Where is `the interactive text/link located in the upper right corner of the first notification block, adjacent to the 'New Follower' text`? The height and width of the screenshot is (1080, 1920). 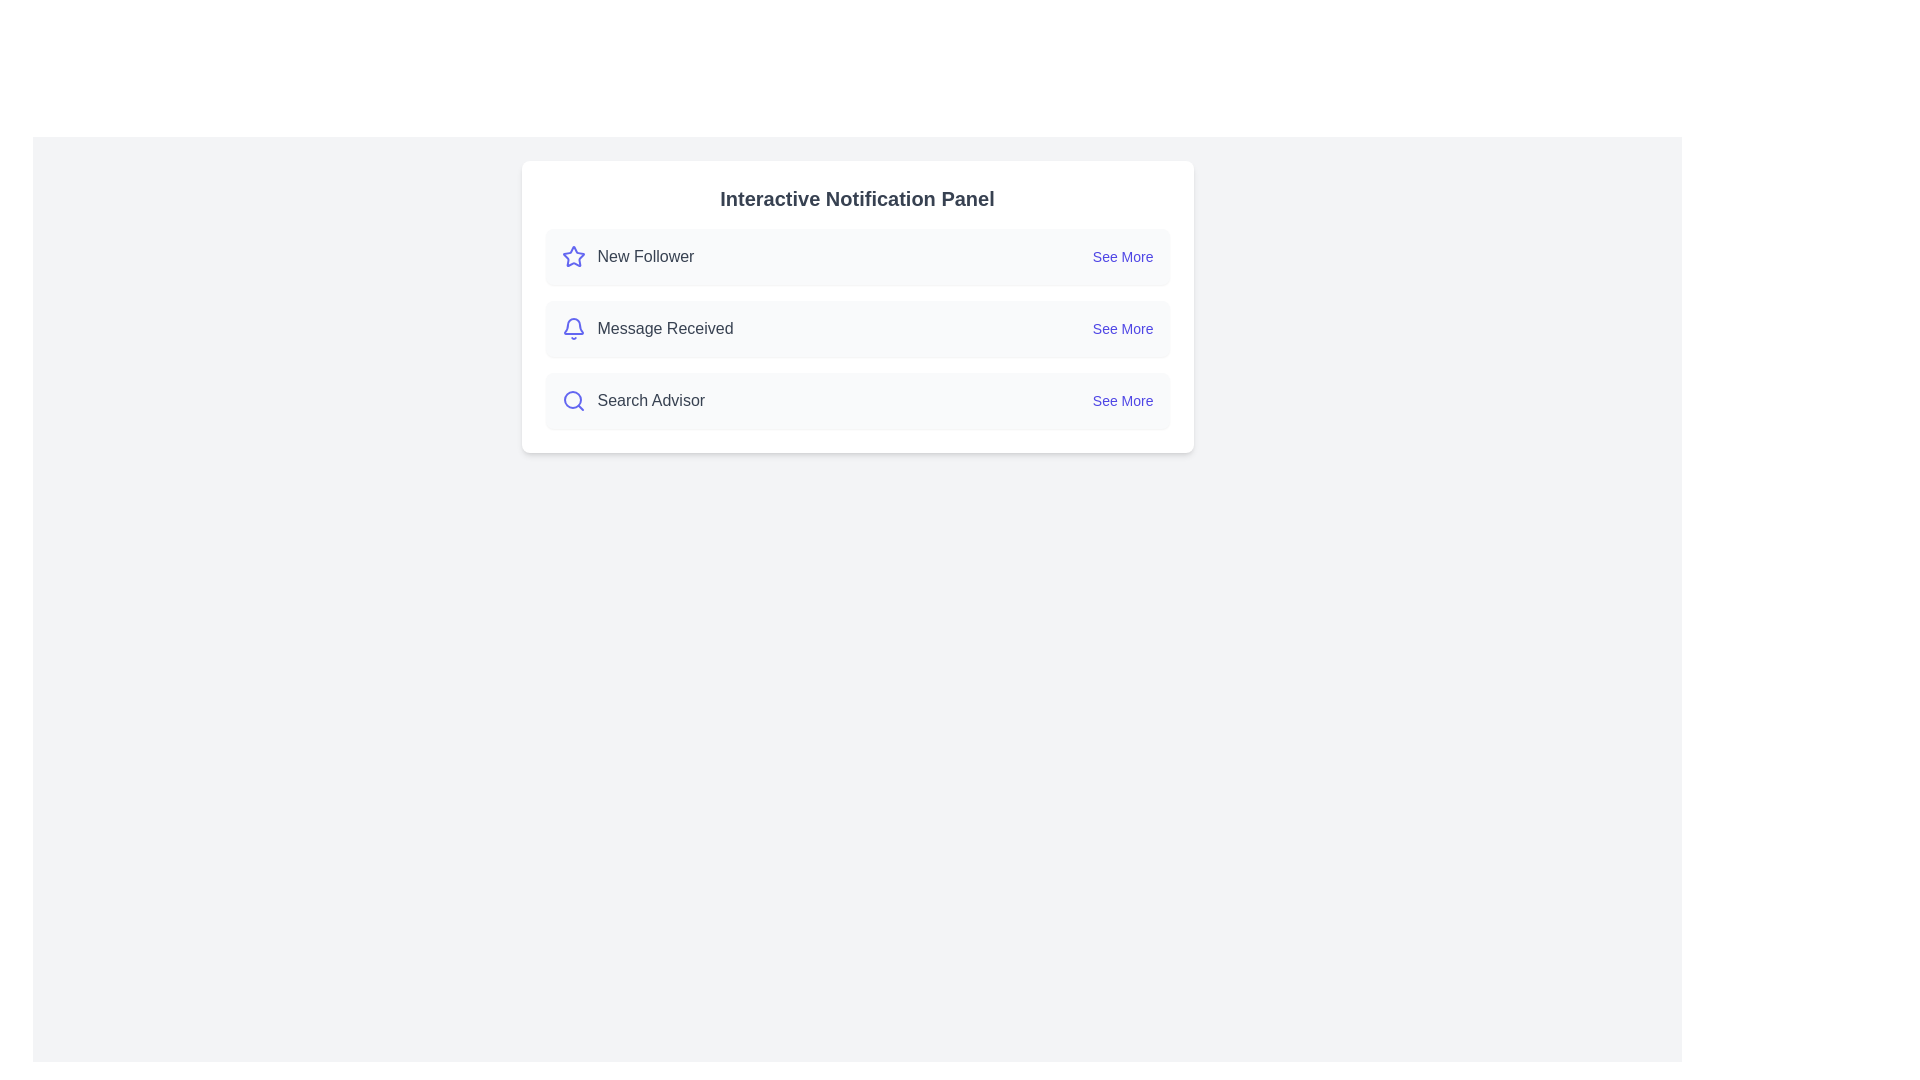 the interactive text/link located in the upper right corner of the first notification block, adjacent to the 'New Follower' text is located at coordinates (1123, 256).